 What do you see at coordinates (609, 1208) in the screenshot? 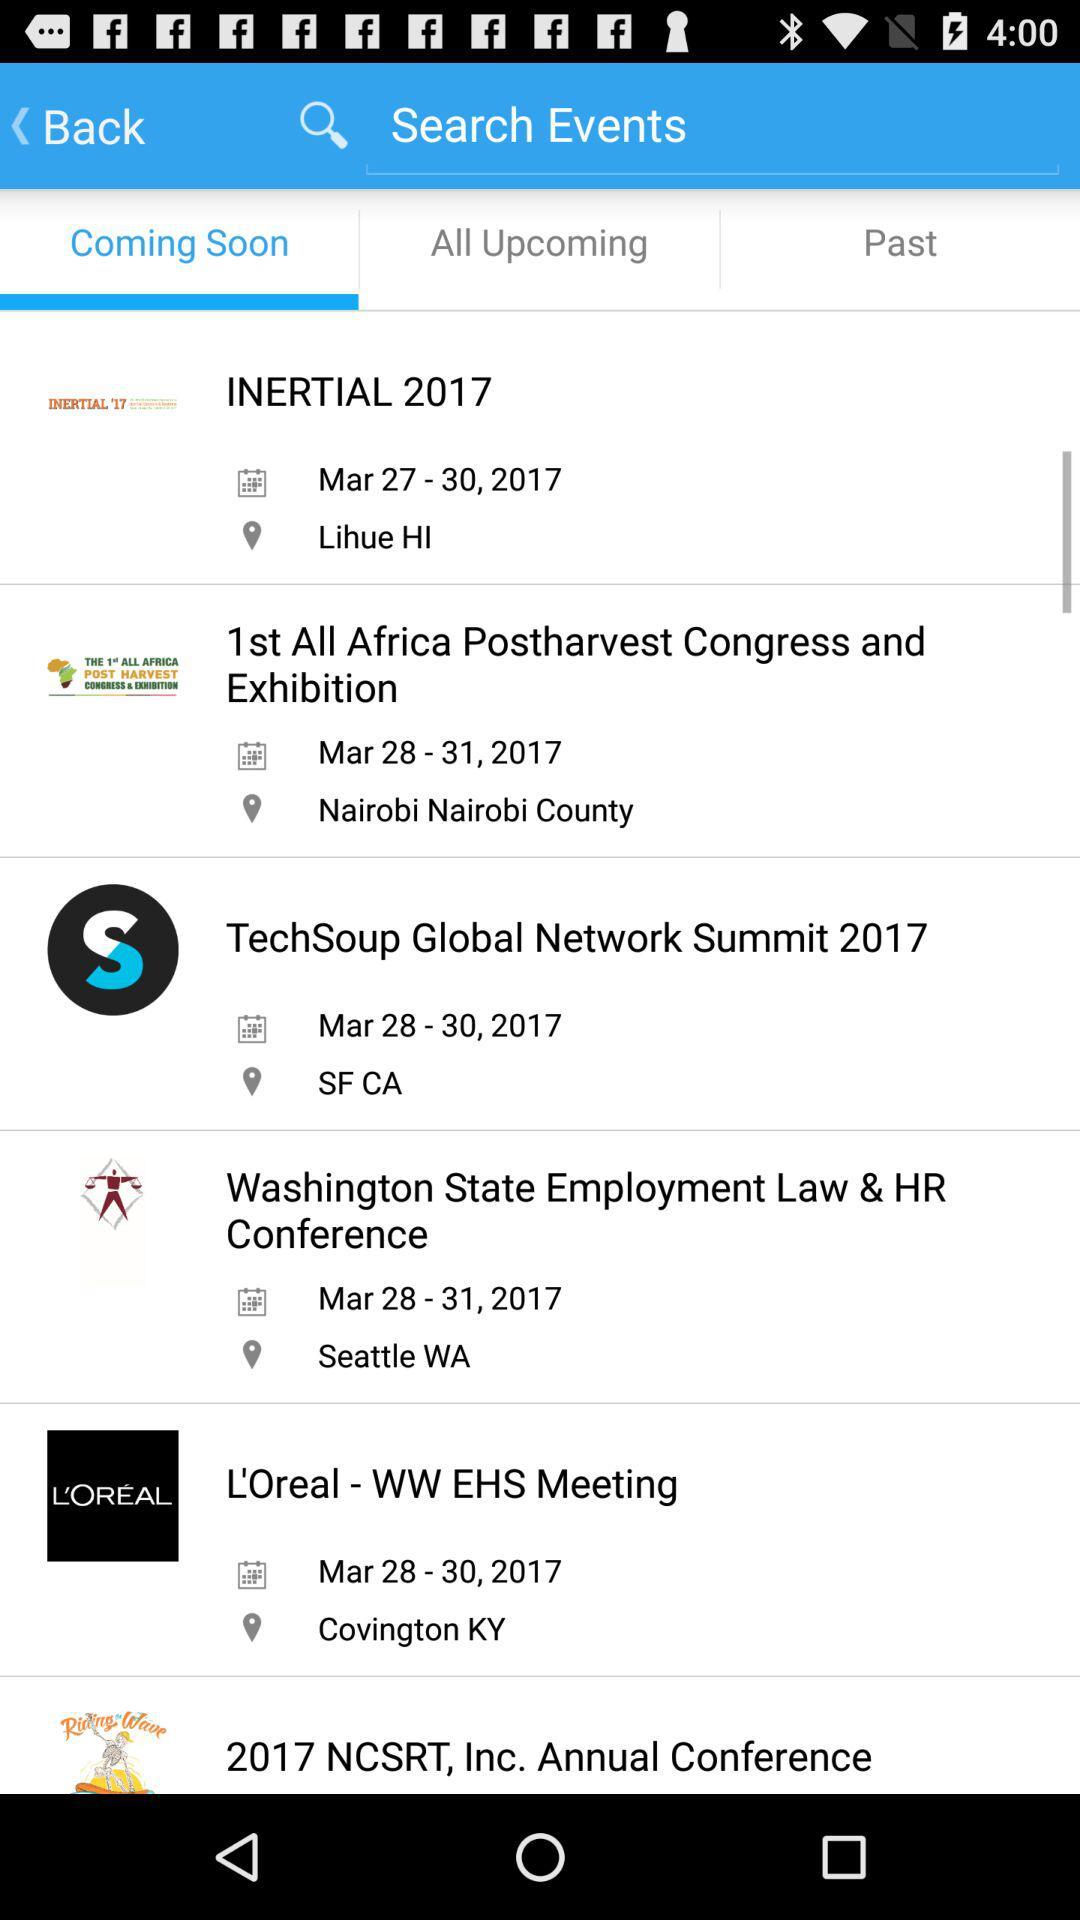
I see `the washington state employment app` at bounding box center [609, 1208].